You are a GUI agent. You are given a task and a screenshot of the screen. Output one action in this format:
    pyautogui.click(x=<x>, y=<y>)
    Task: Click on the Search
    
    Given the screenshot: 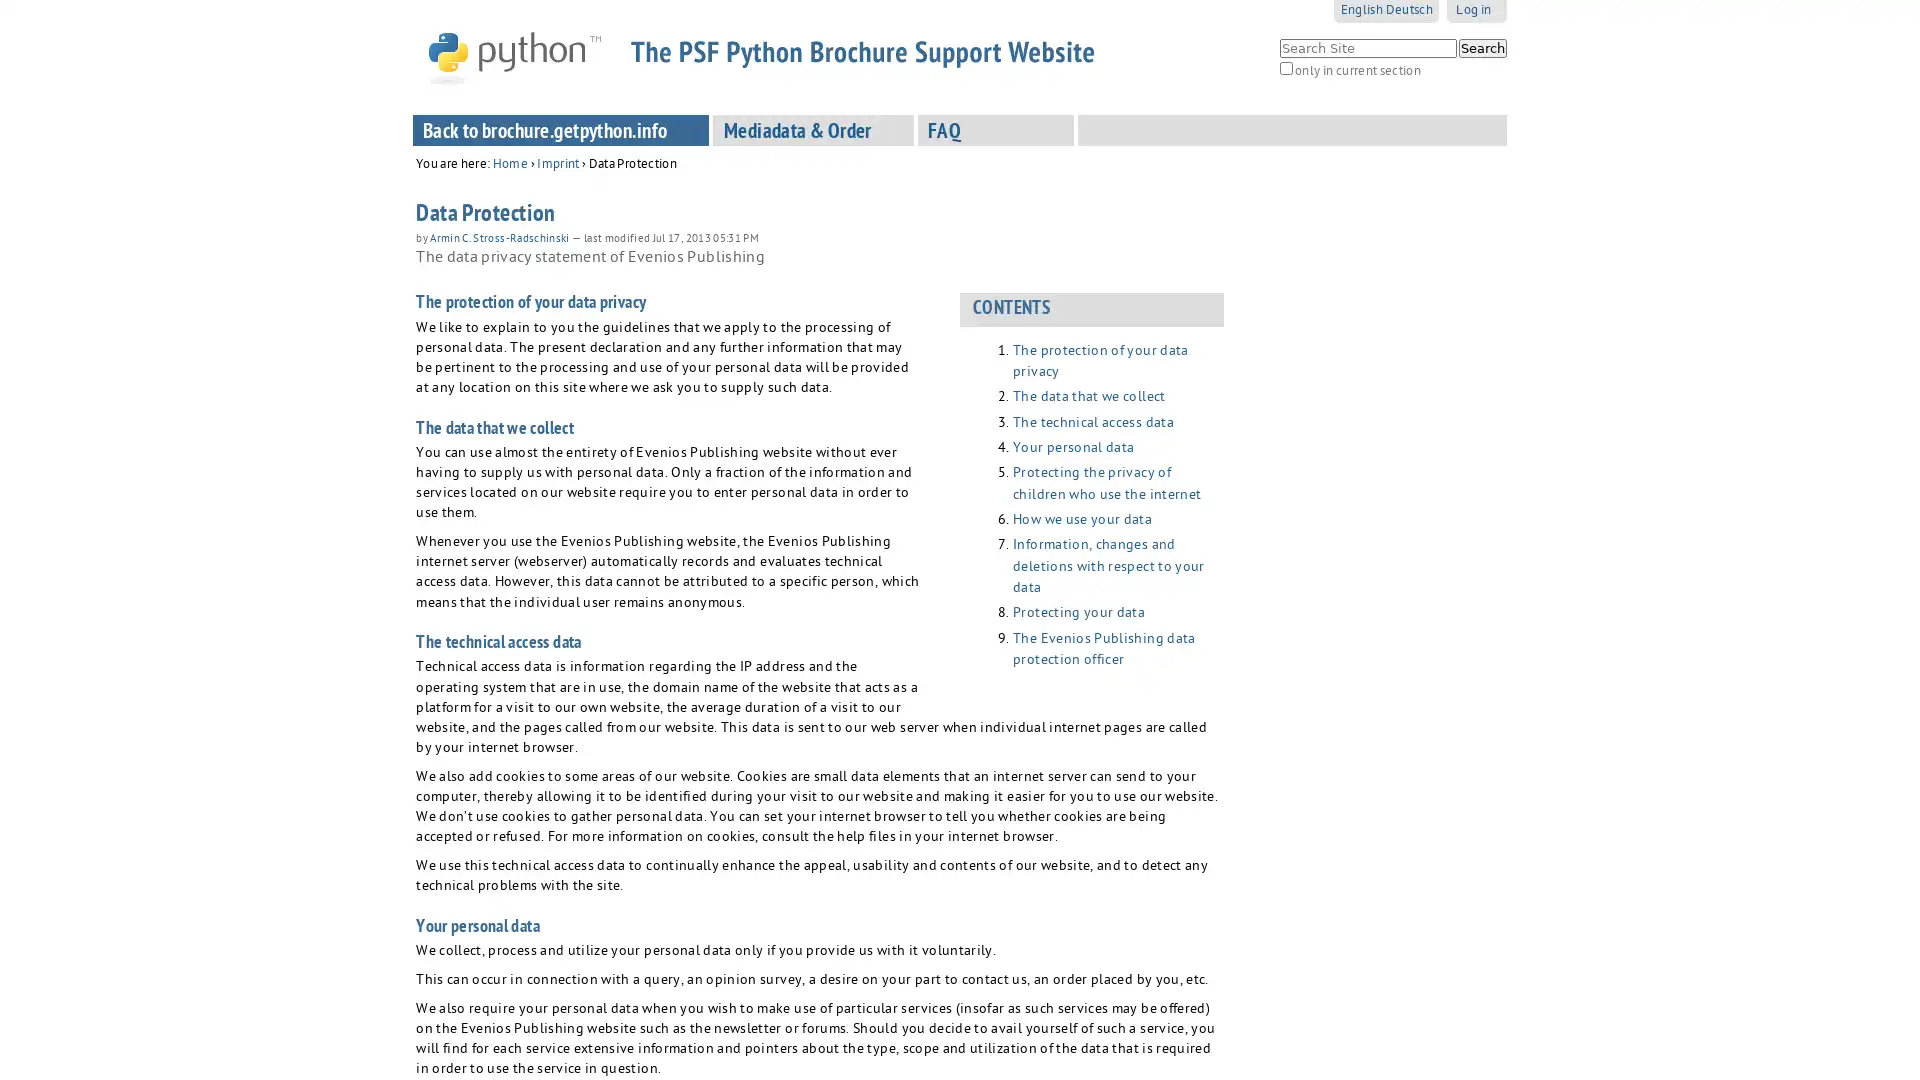 What is the action you would take?
    pyautogui.click(x=1483, y=46)
    